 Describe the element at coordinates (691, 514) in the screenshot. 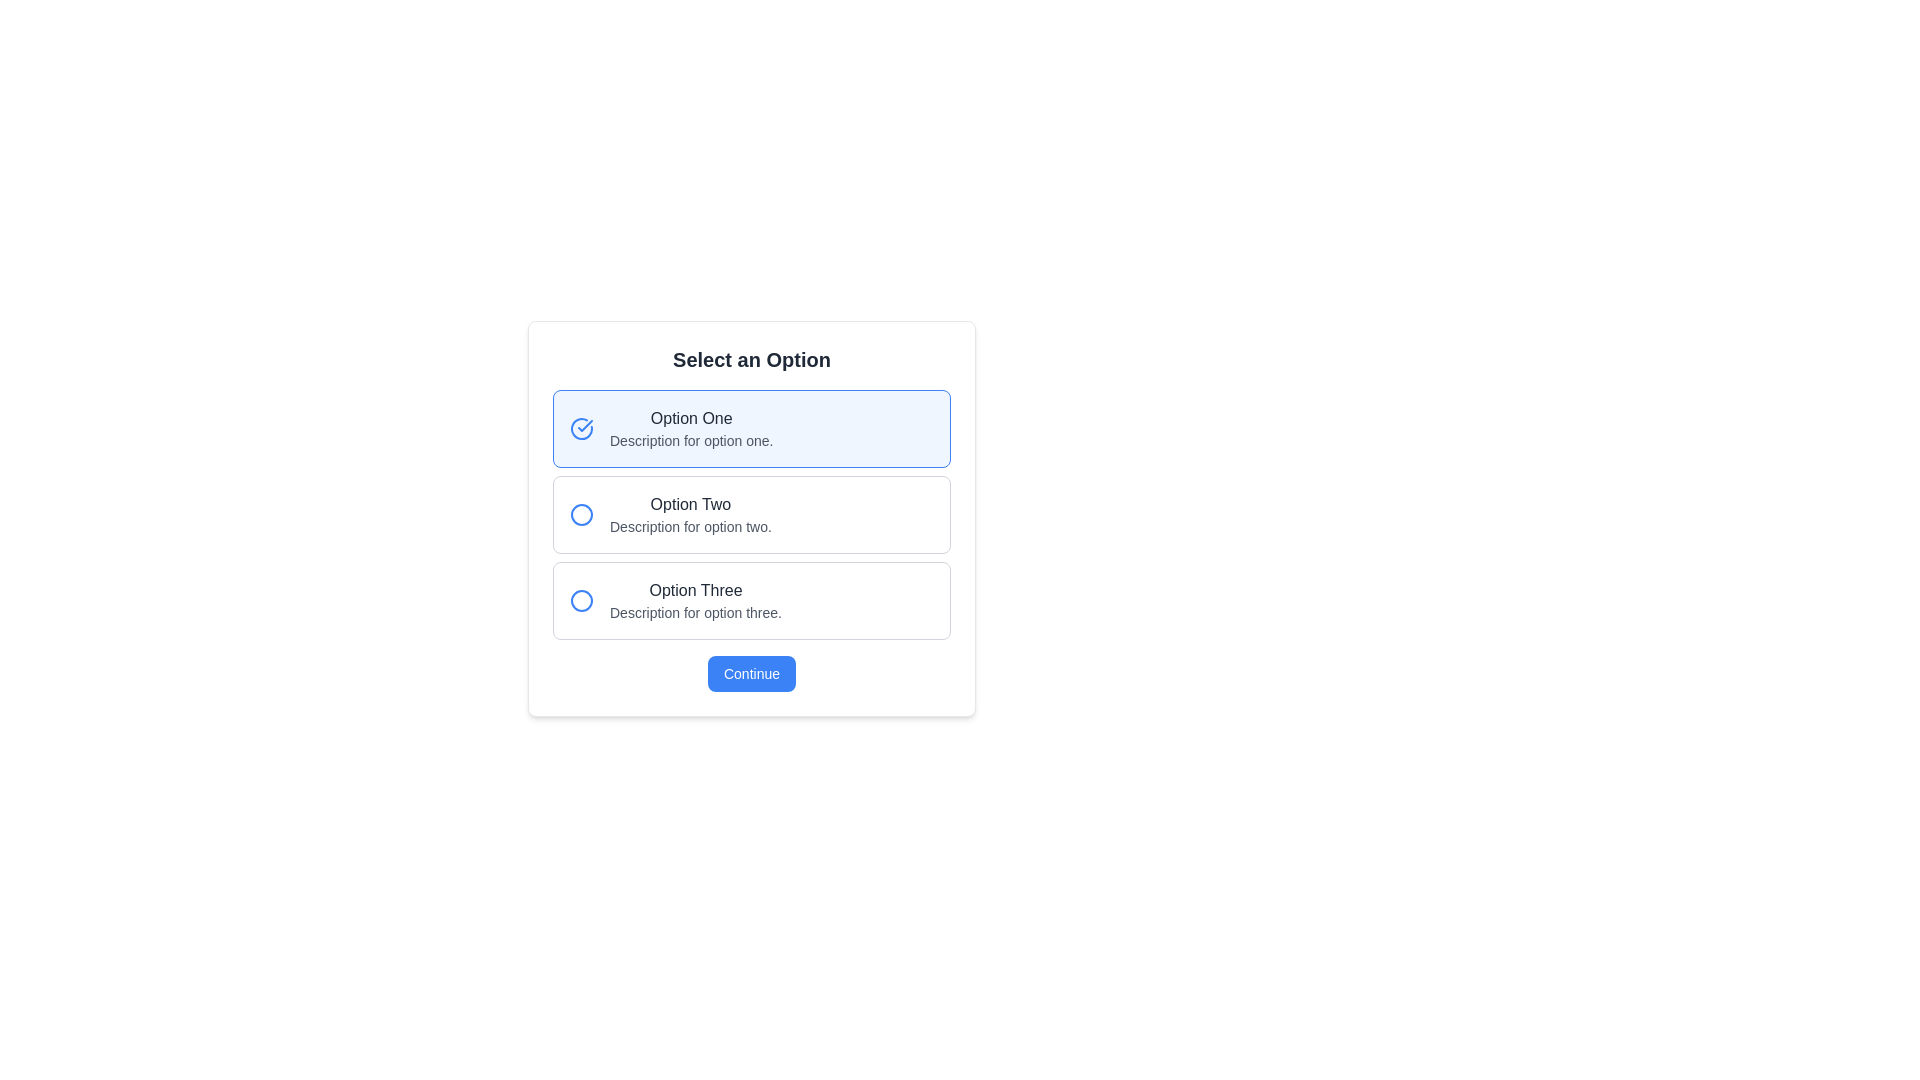

I see `to select the second option in a vertically stacked list of selectable options, positioned between 'Option One' and 'Option Three'` at that location.